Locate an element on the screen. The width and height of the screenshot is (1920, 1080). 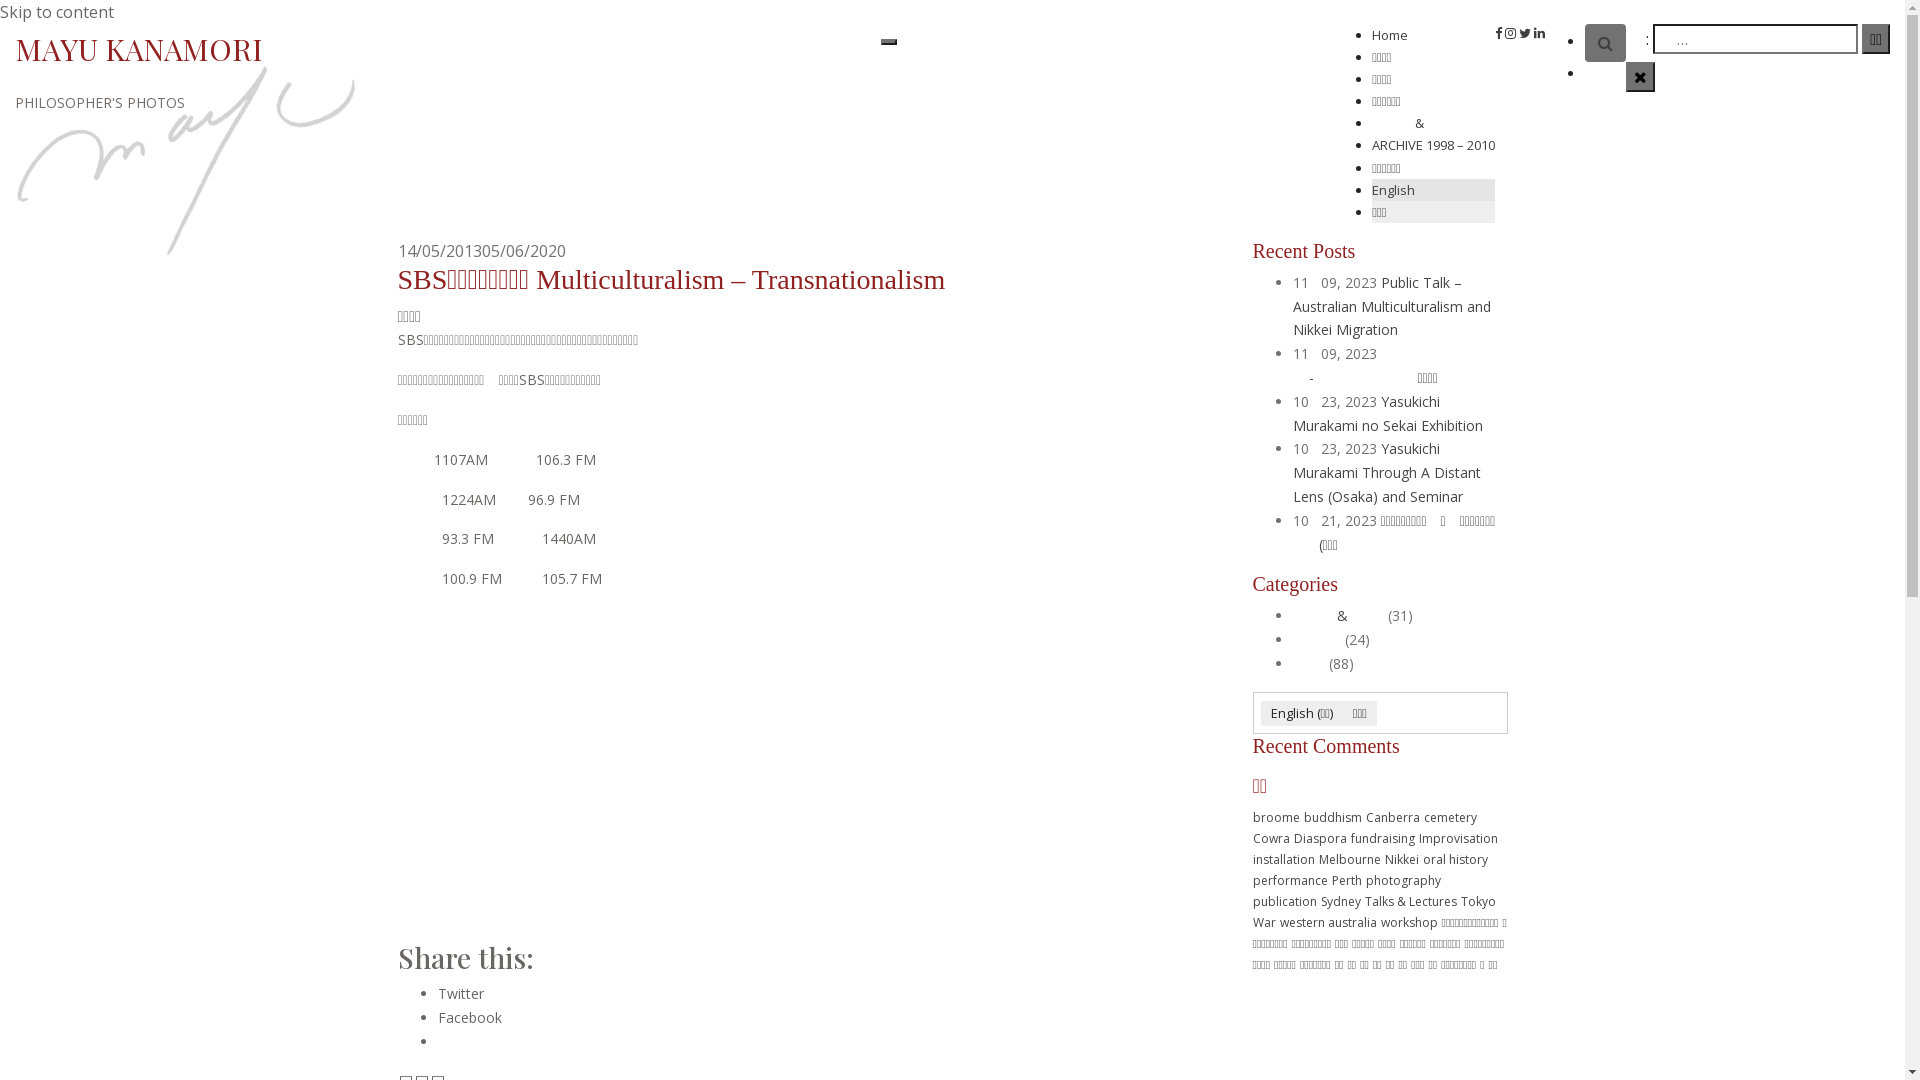
'14/05/201305/06/2020' is located at coordinates (481, 249).